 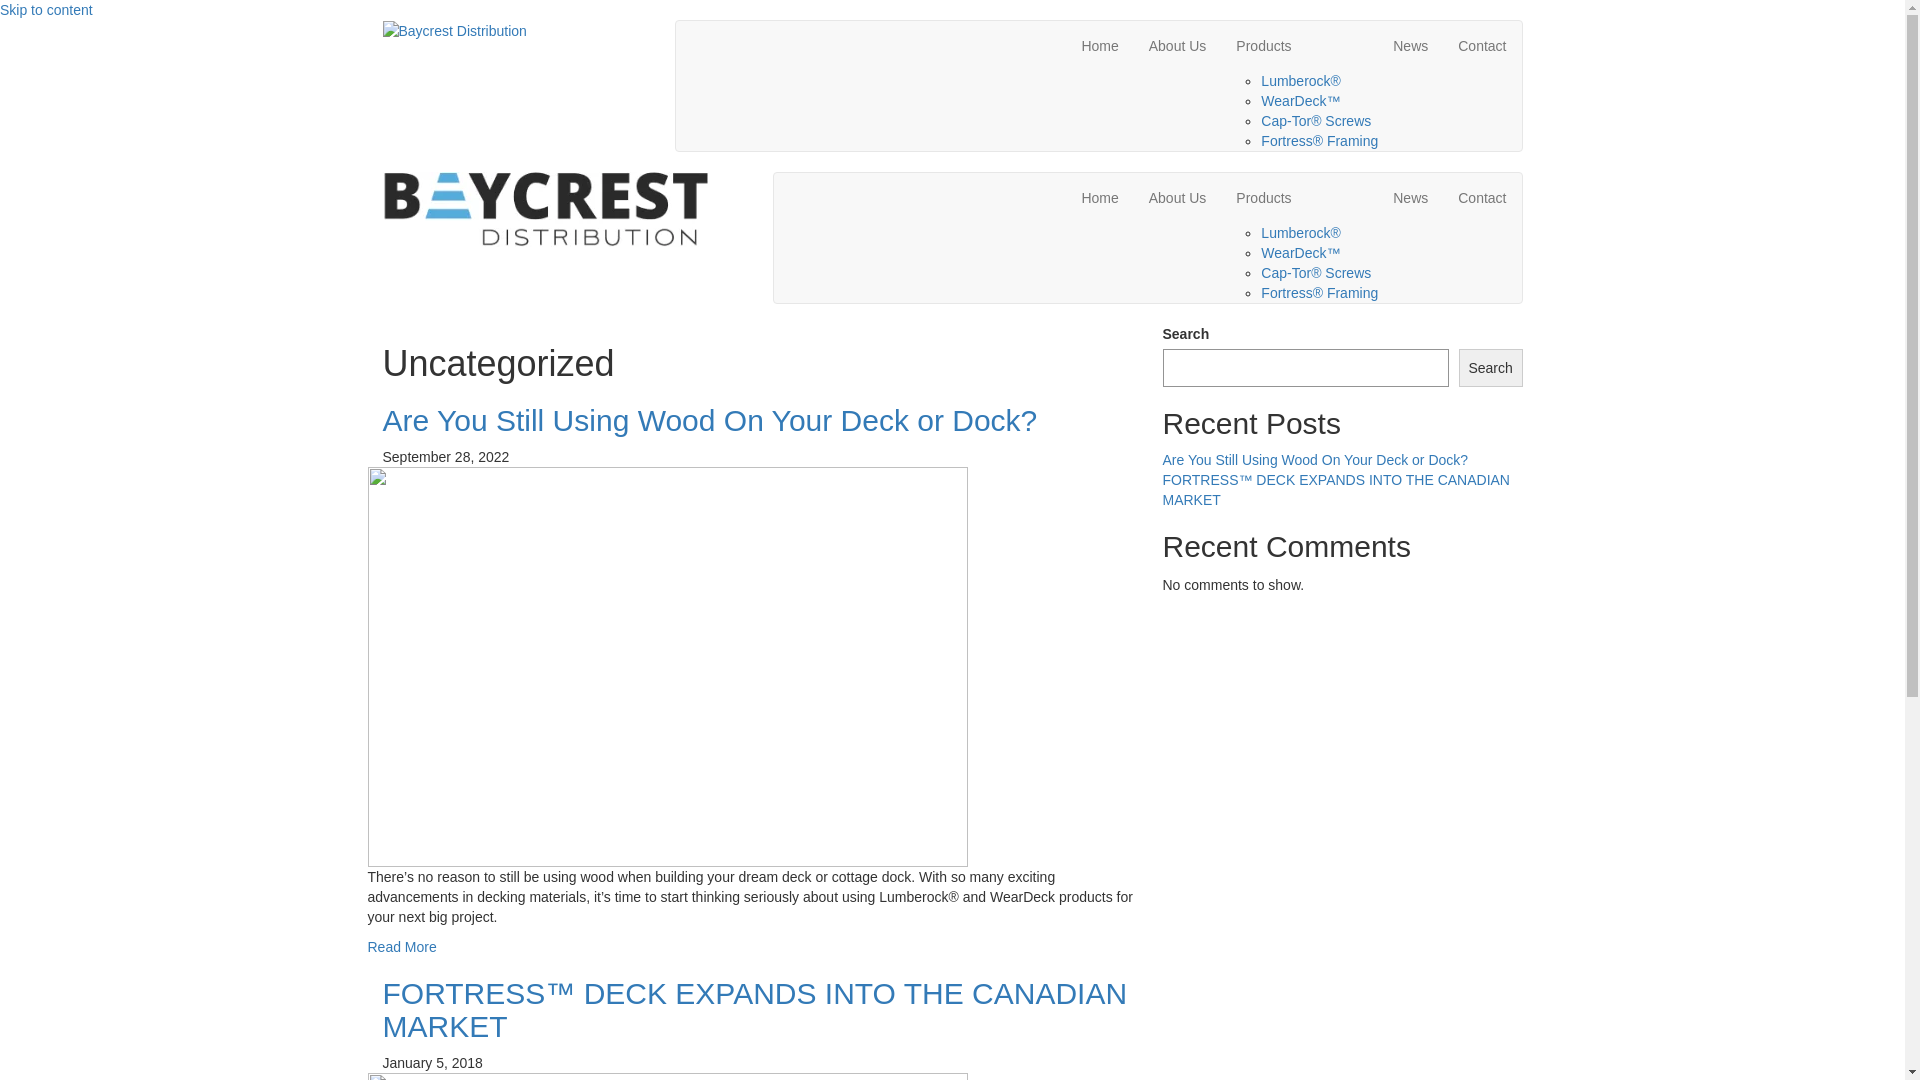 What do you see at coordinates (1299, 197) in the screenshot?
I see `'Products'` at bounding box center [1299, 197].